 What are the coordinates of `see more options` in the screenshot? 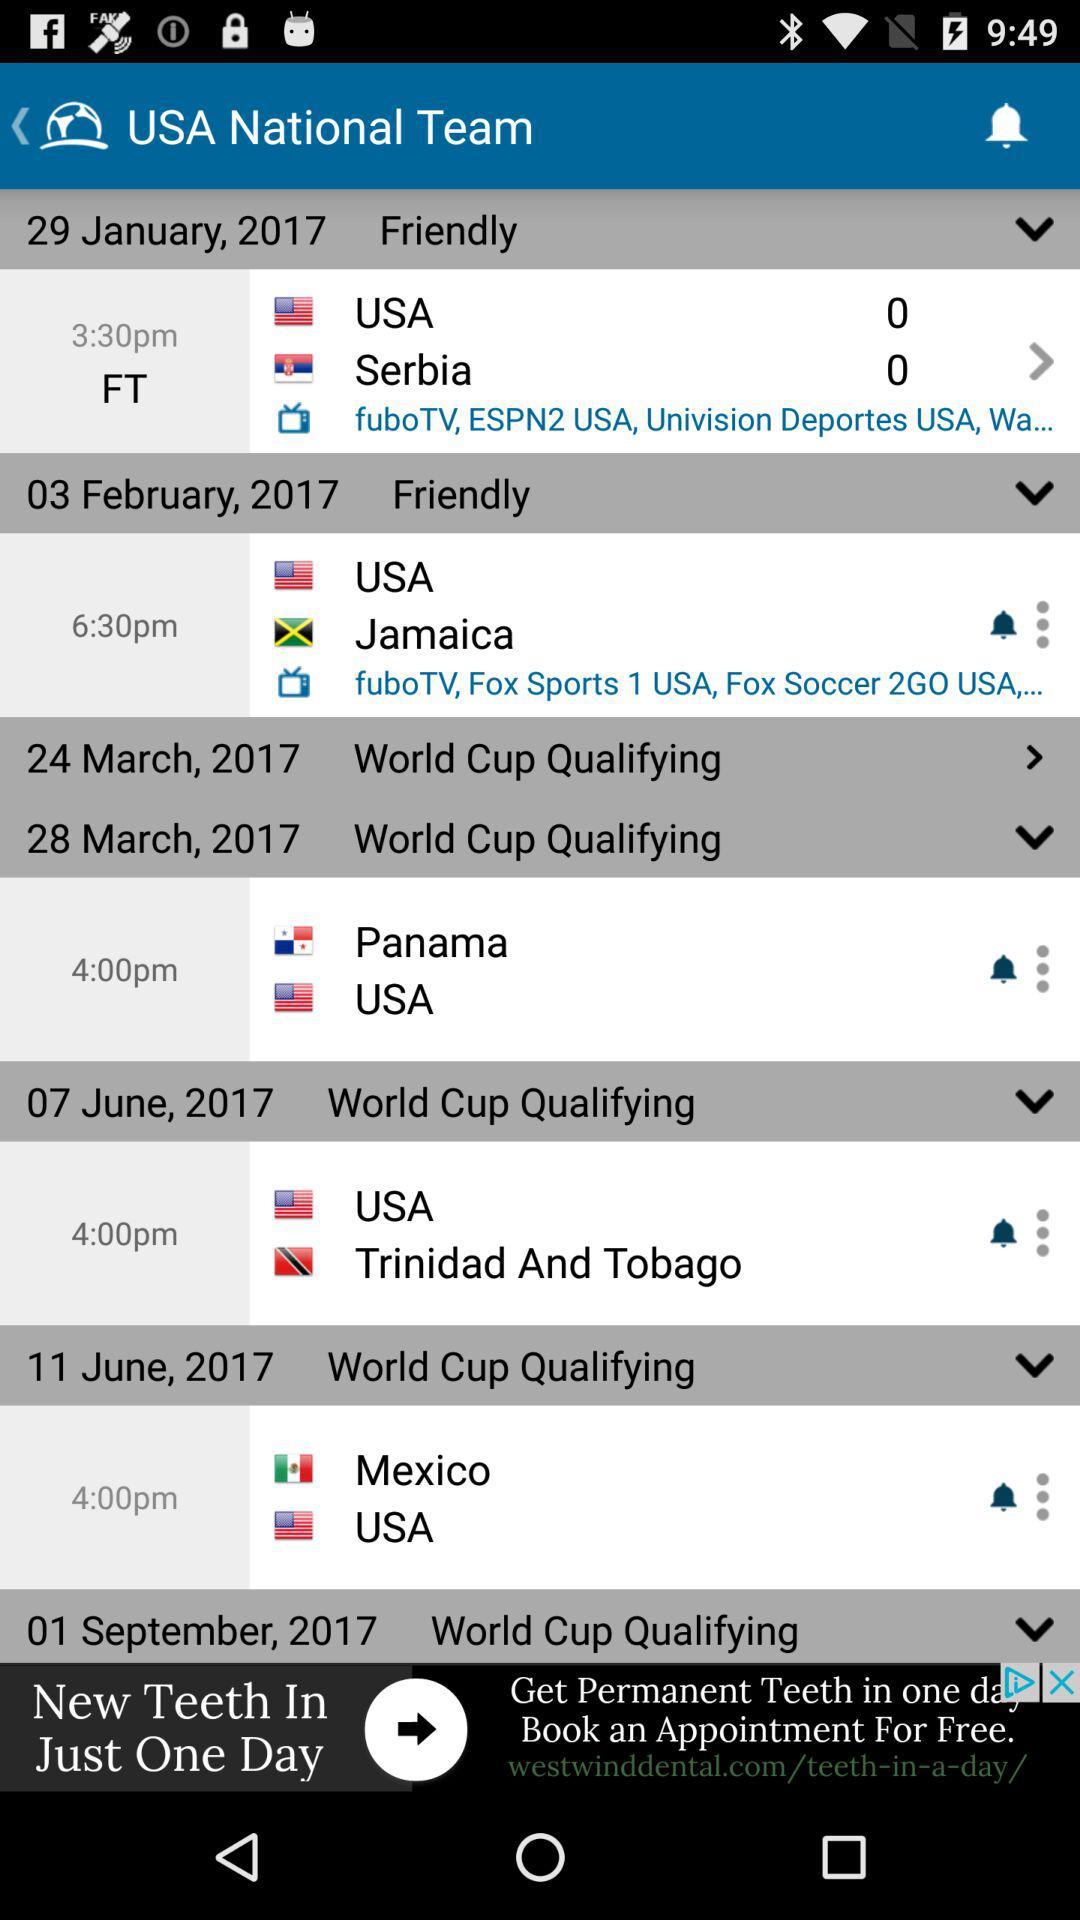 It's located at (1035, 1497).